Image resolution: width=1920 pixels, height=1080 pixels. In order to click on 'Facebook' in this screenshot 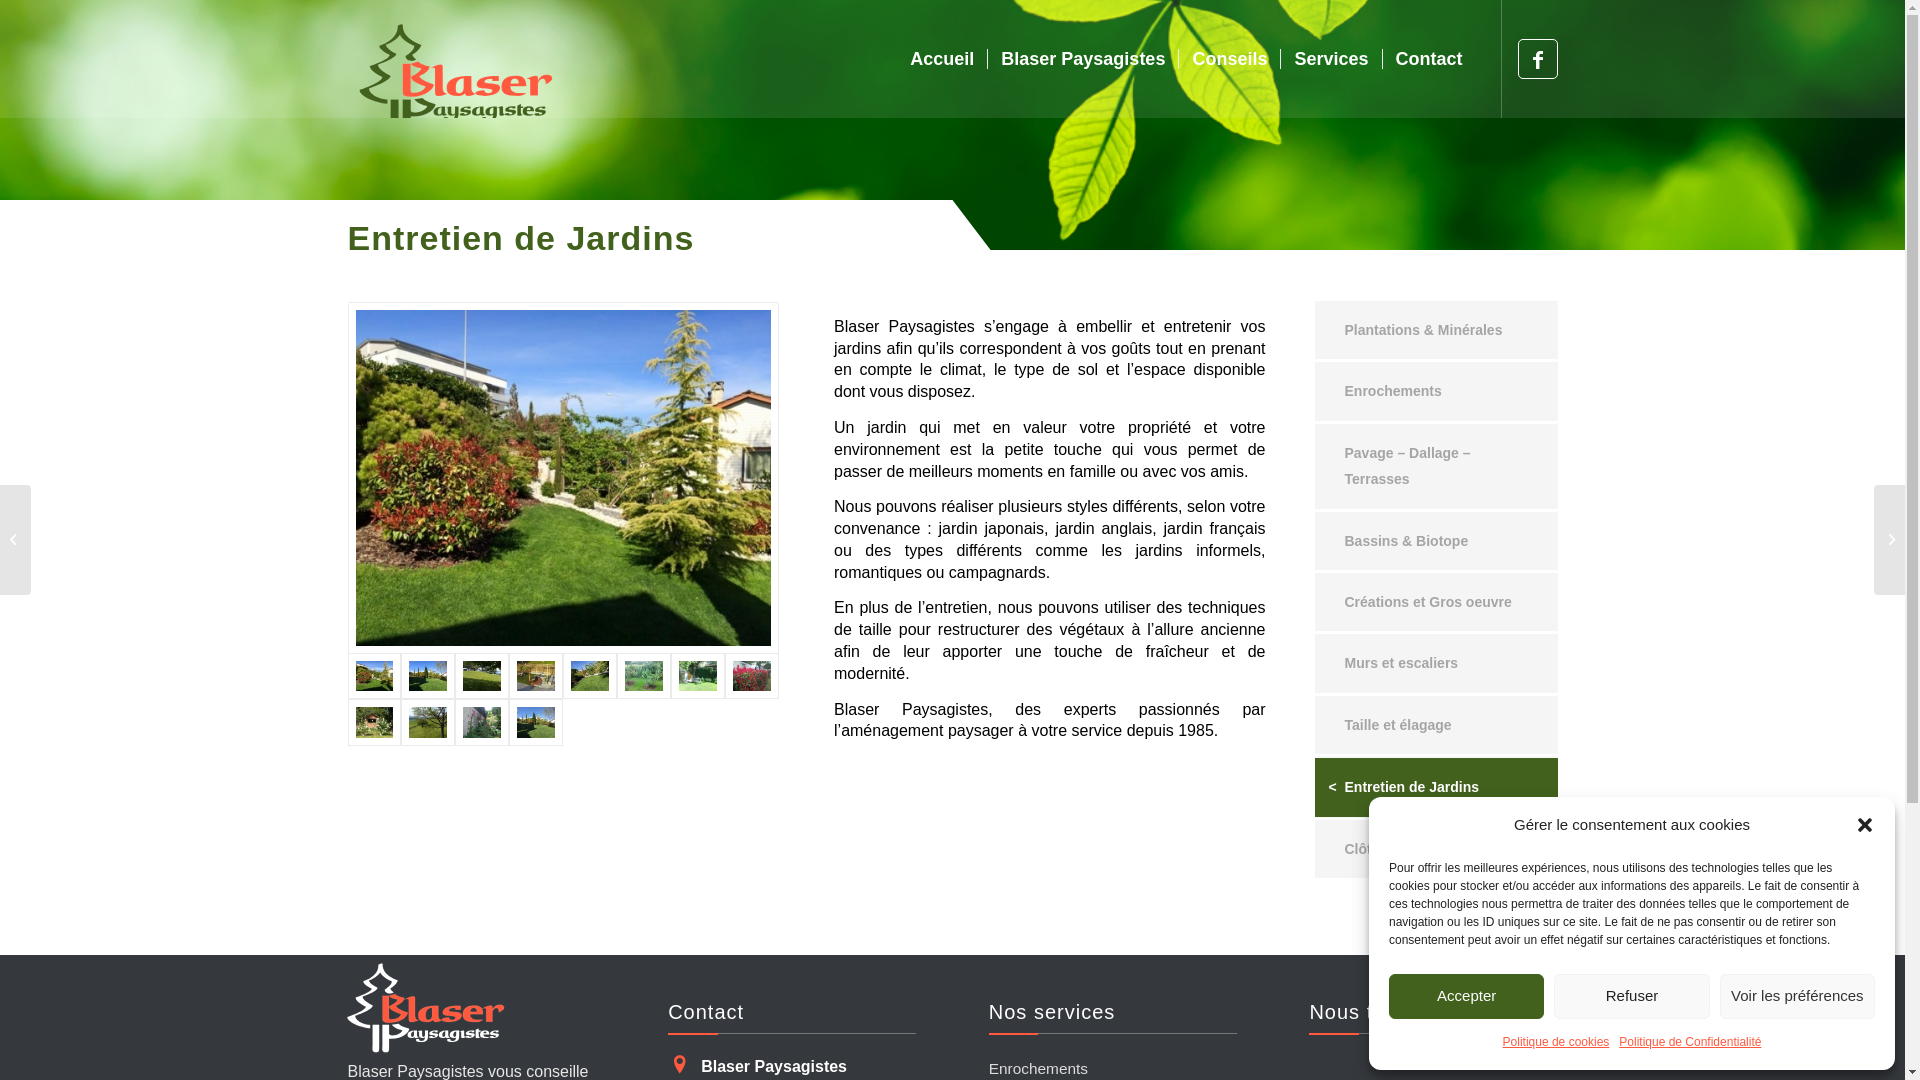, I will do `click(1536, 57)`.